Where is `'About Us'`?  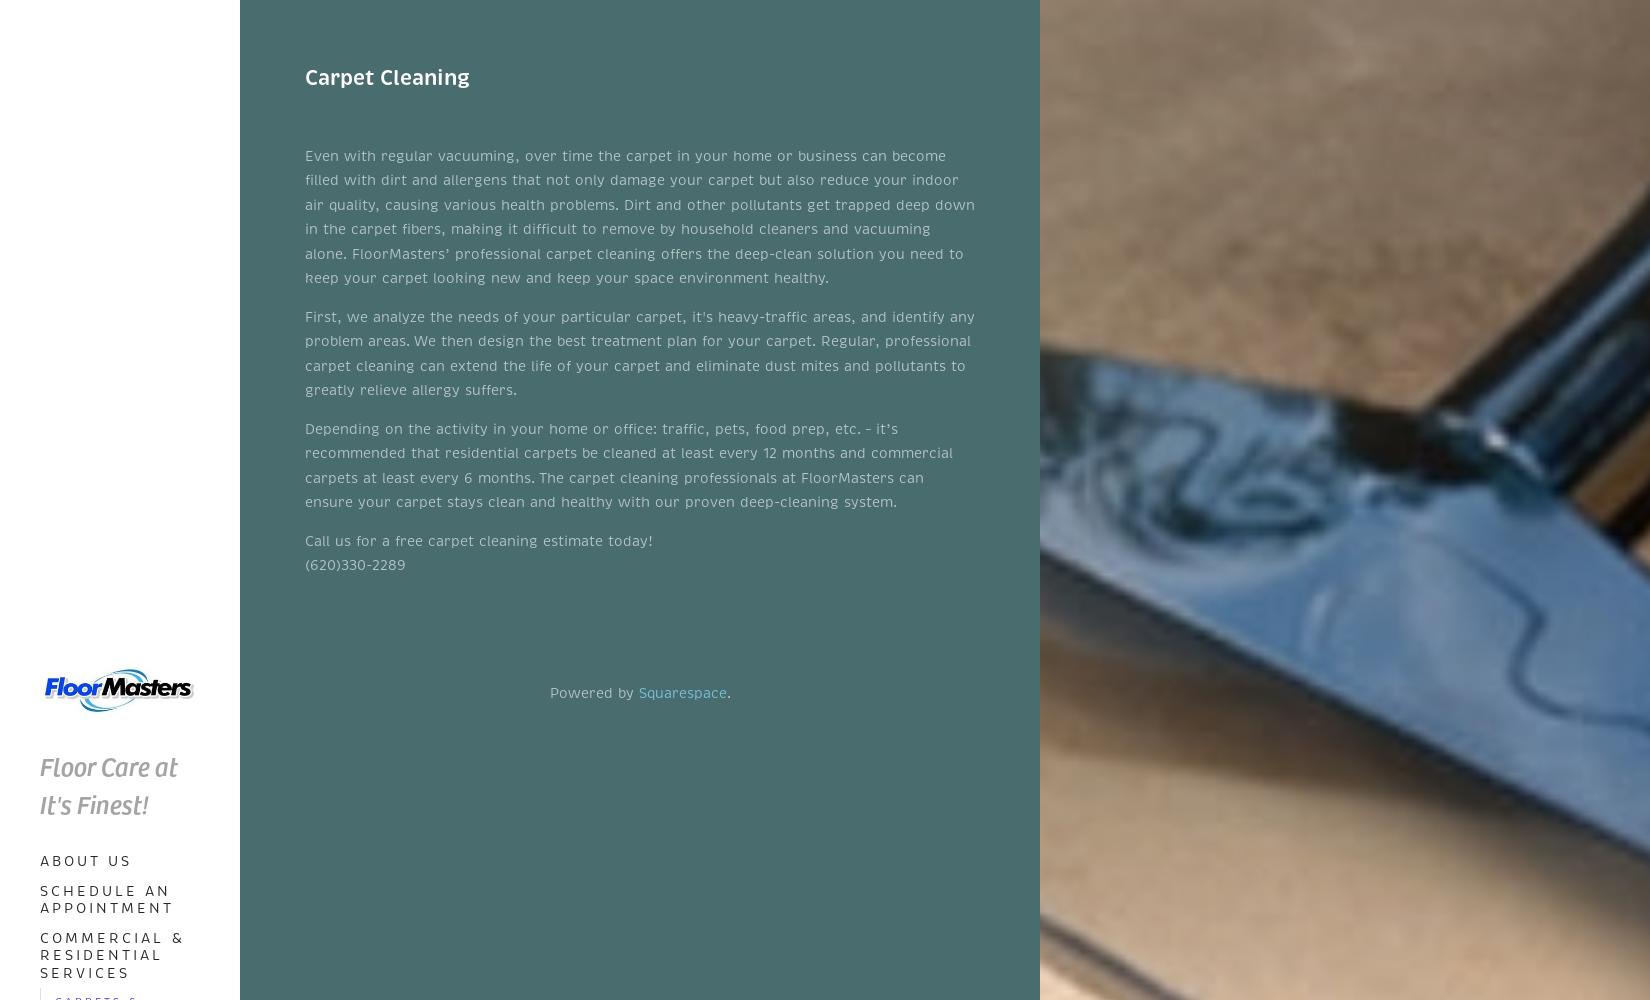
'About Us' is located at coordinates (85, 860).